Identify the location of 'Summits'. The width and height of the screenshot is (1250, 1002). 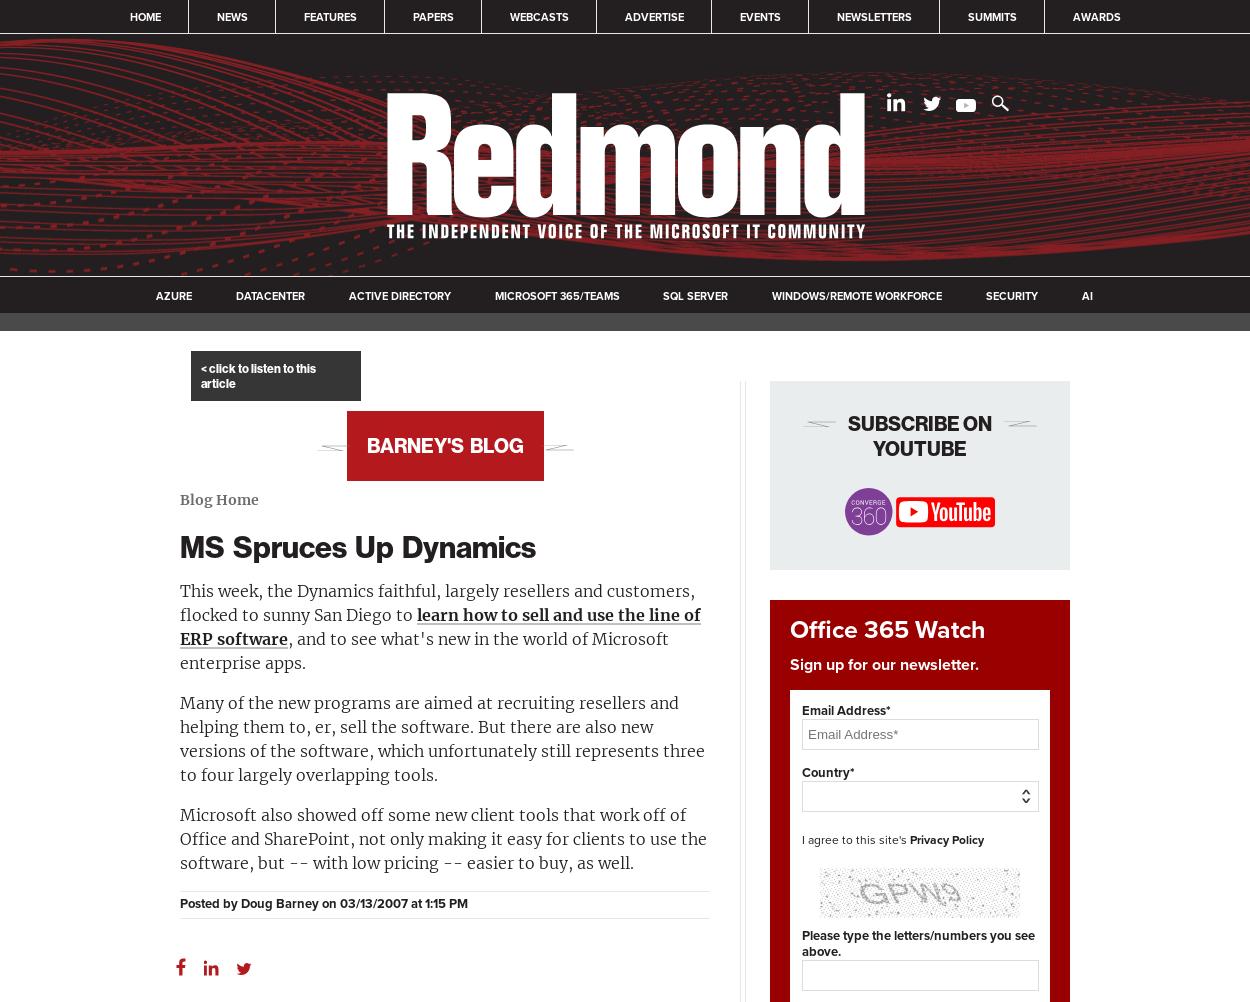
(990, 17).